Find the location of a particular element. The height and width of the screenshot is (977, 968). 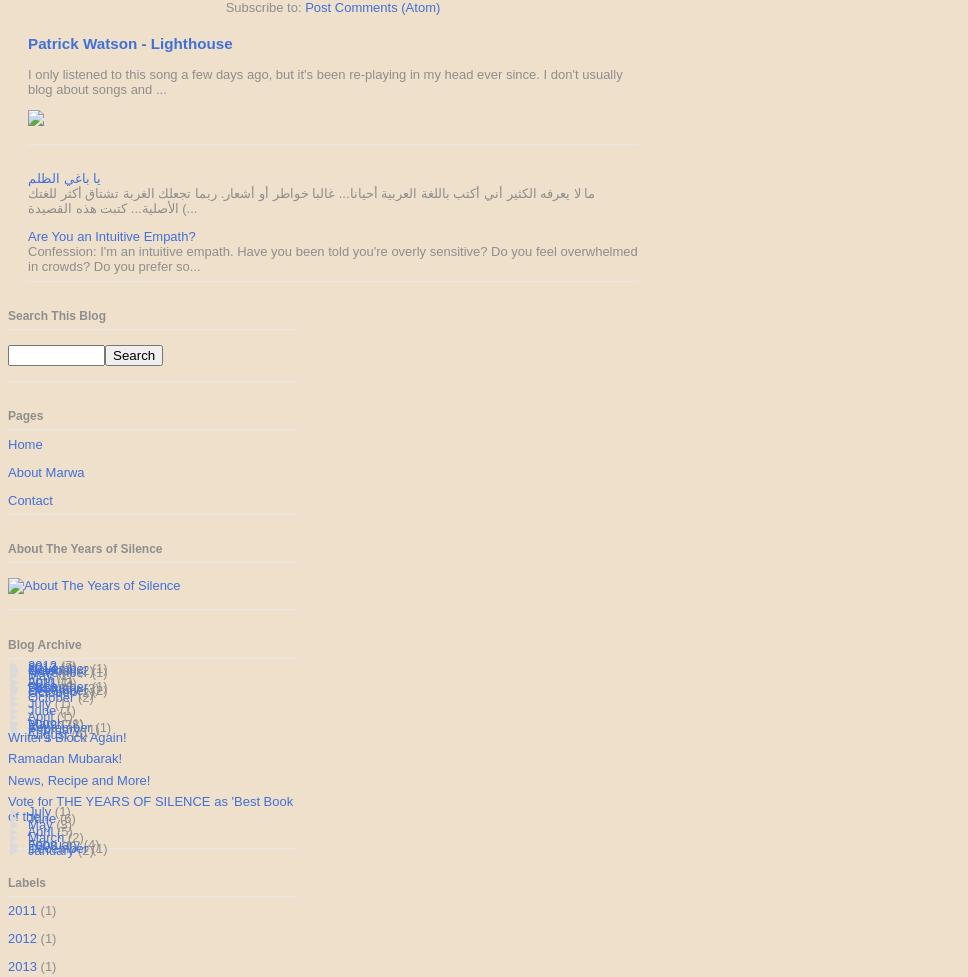

'2009' is located at coordinates (43, 723).